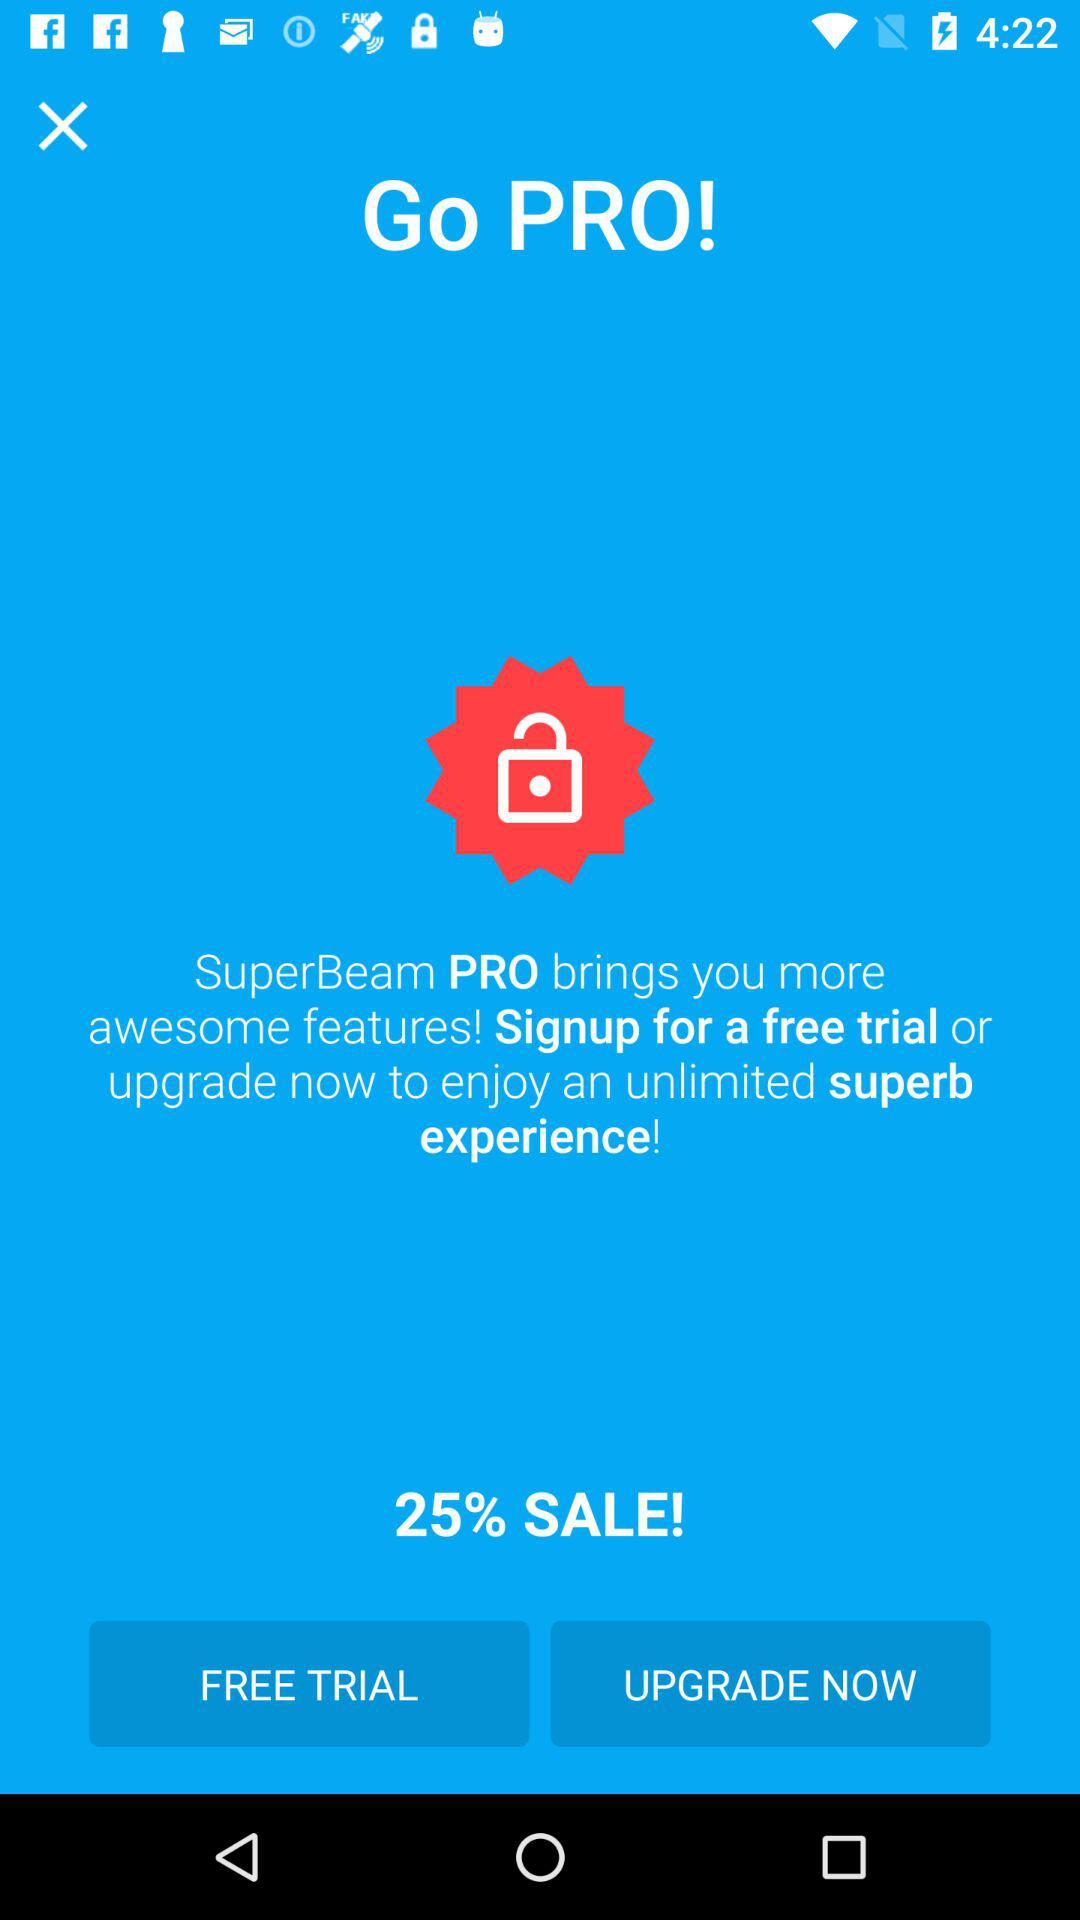  I want to click on exit upgrade account screen, so click(61, 124).